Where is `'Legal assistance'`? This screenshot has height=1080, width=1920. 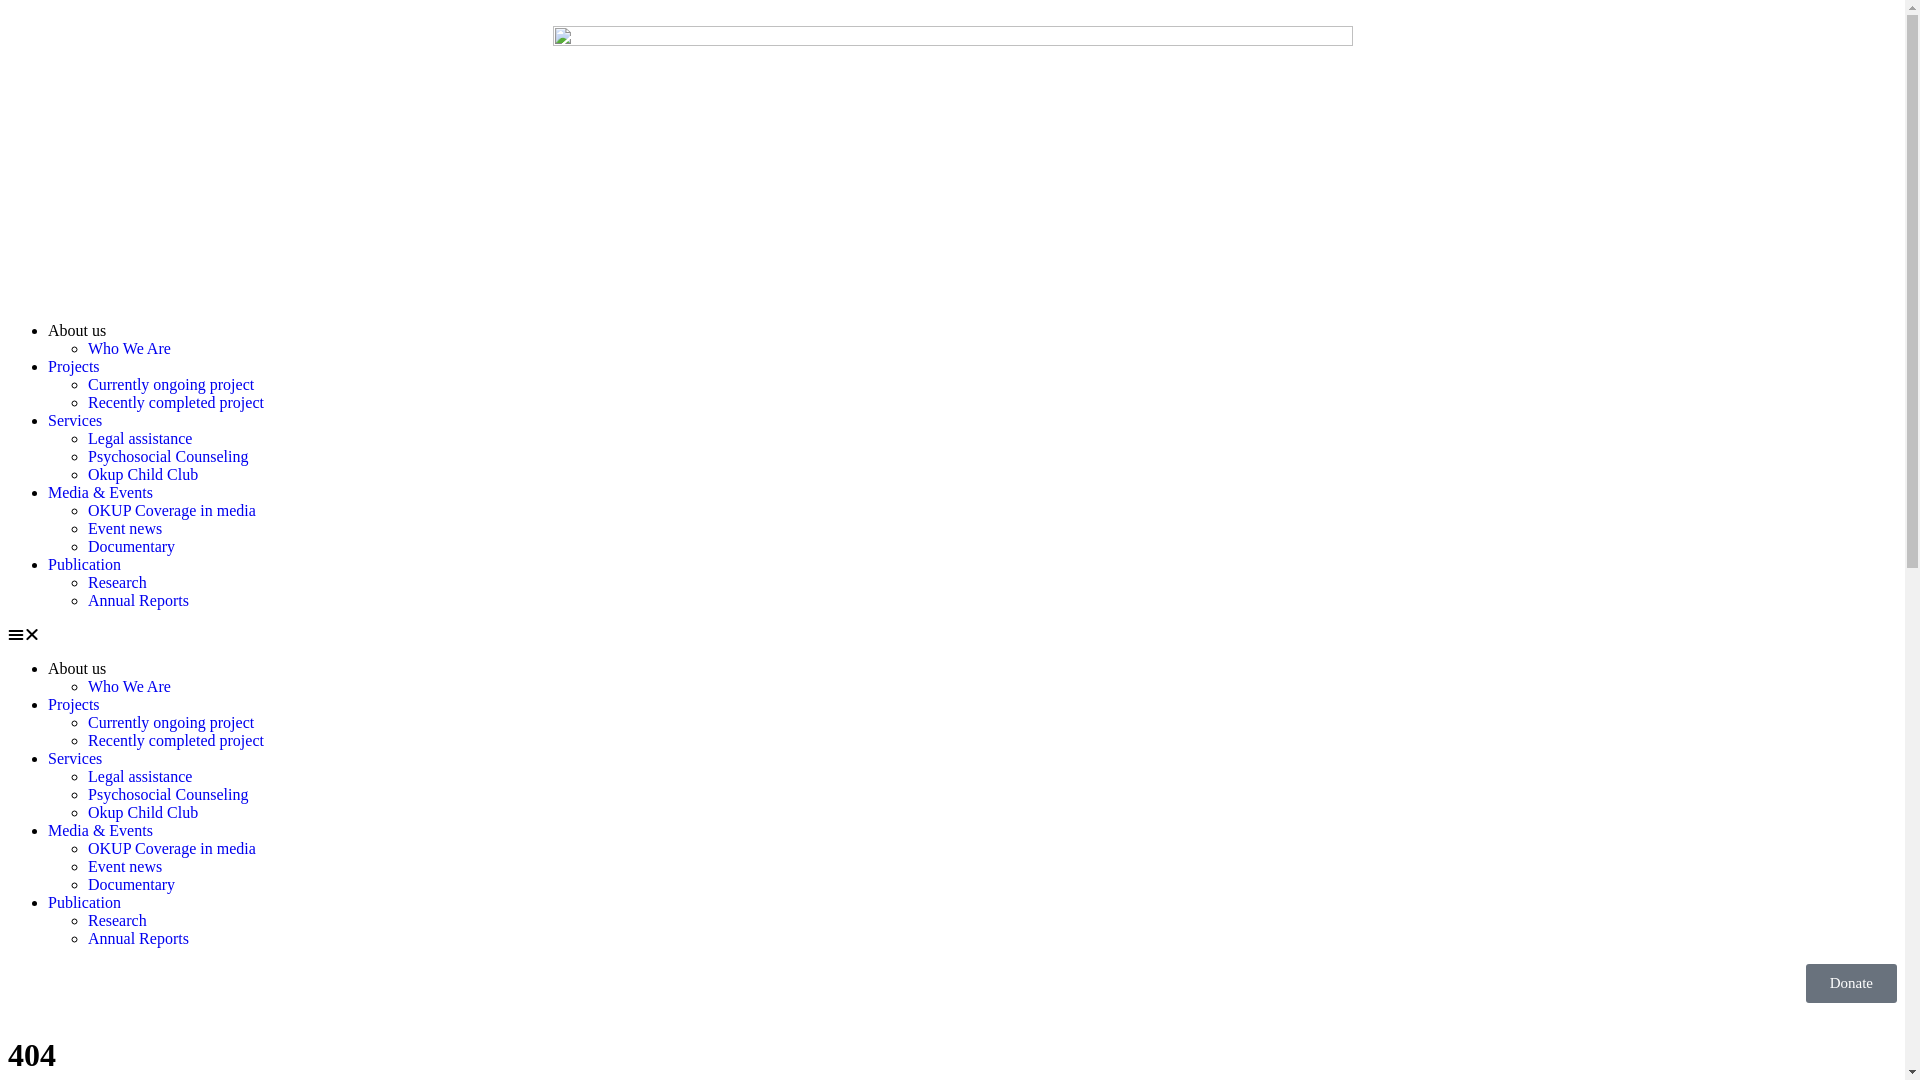 'Legal assistance' is located at coordinates (138, 437).